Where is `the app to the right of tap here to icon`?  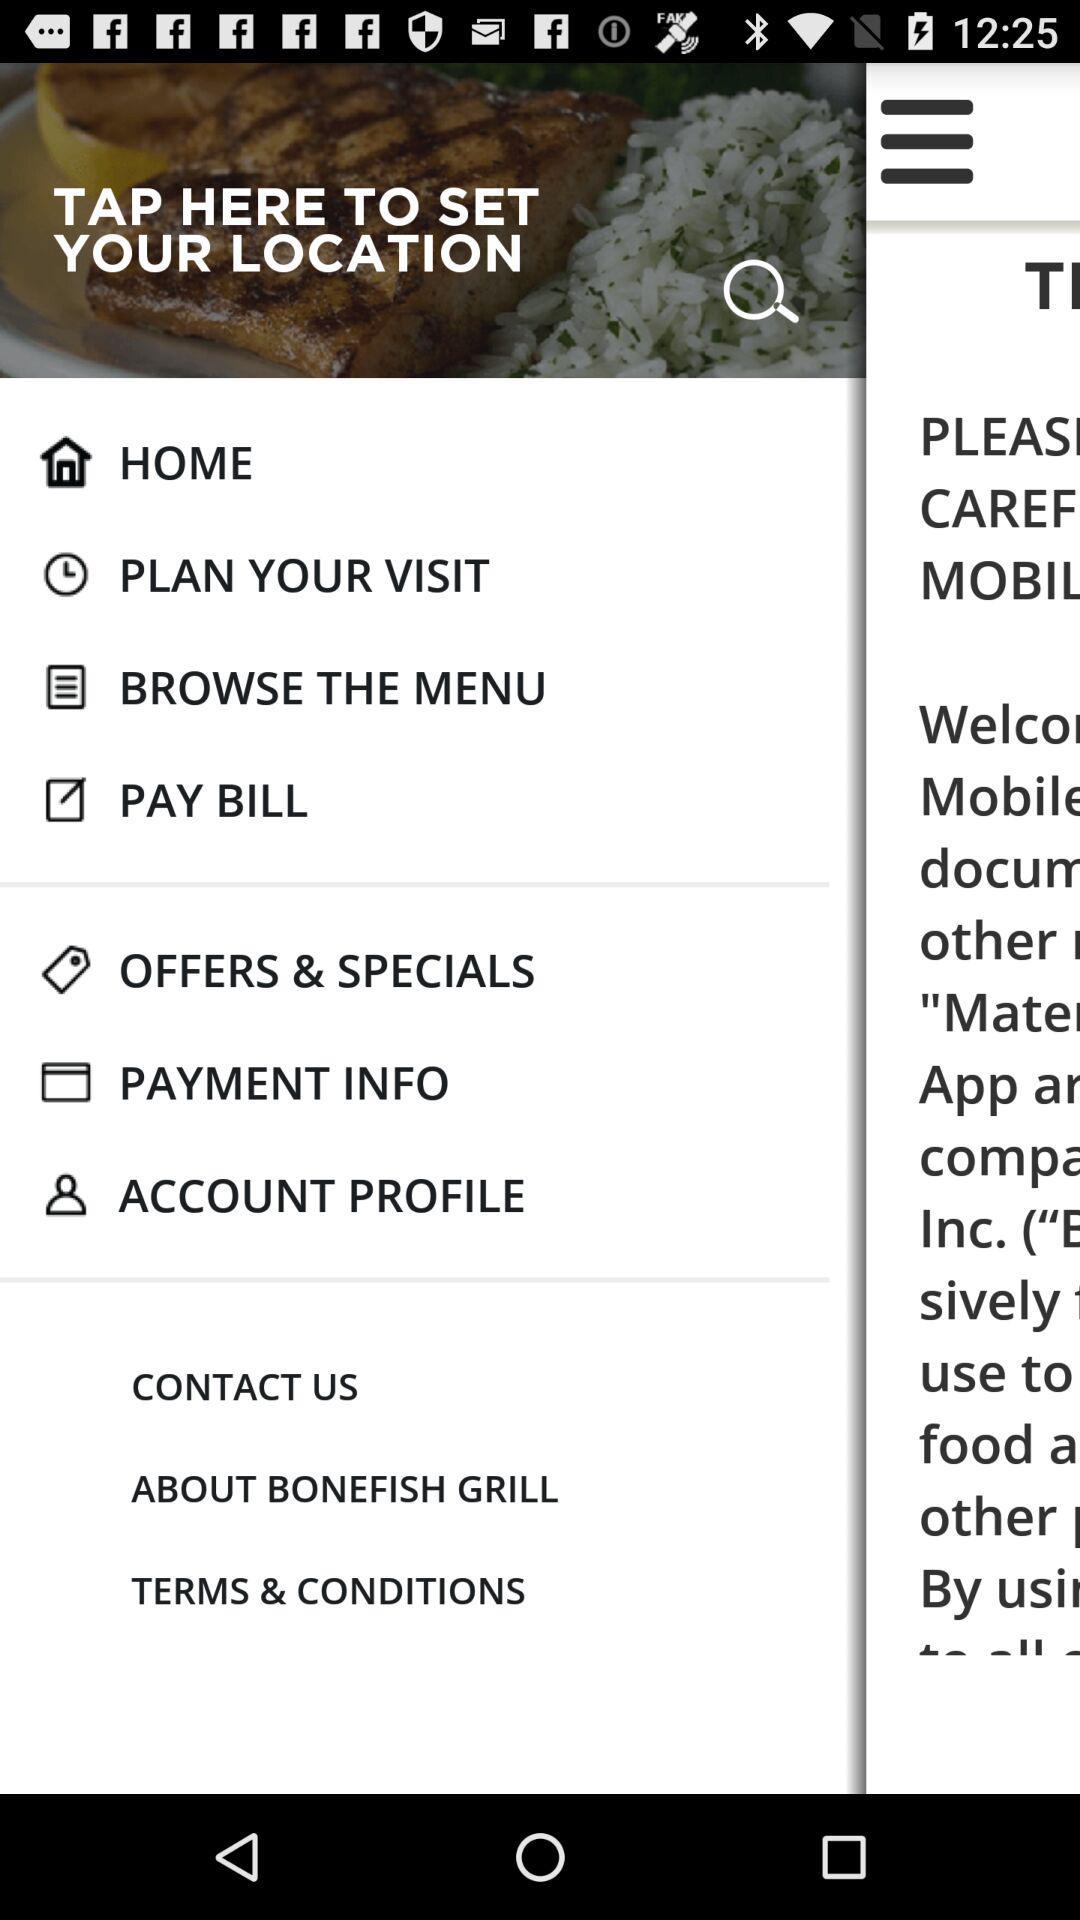
the app to the right of tap here to icon is located at coordinates (761, 282).